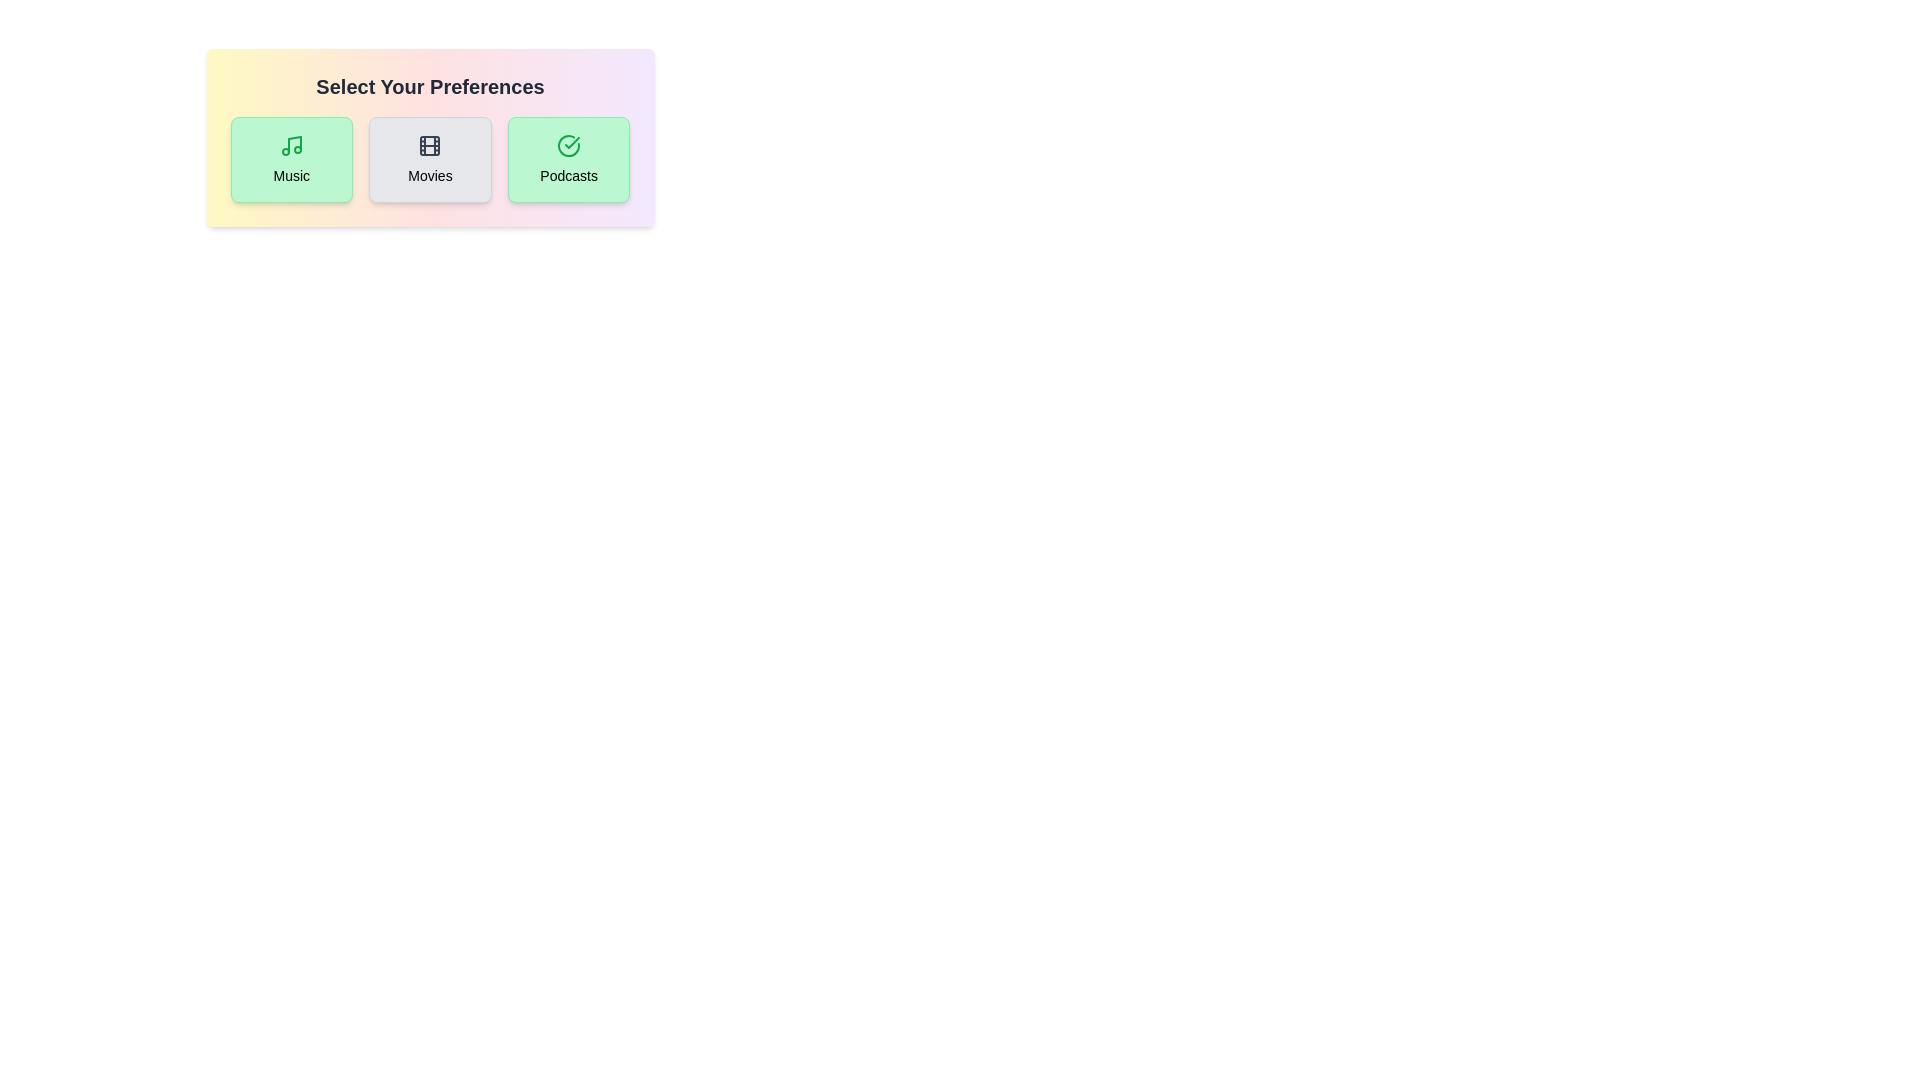 This screenshot has width=1920, height=1080. Describe the element at coordinates (429, 86) in the screenshot. I see `the heading text to select it` at that location.